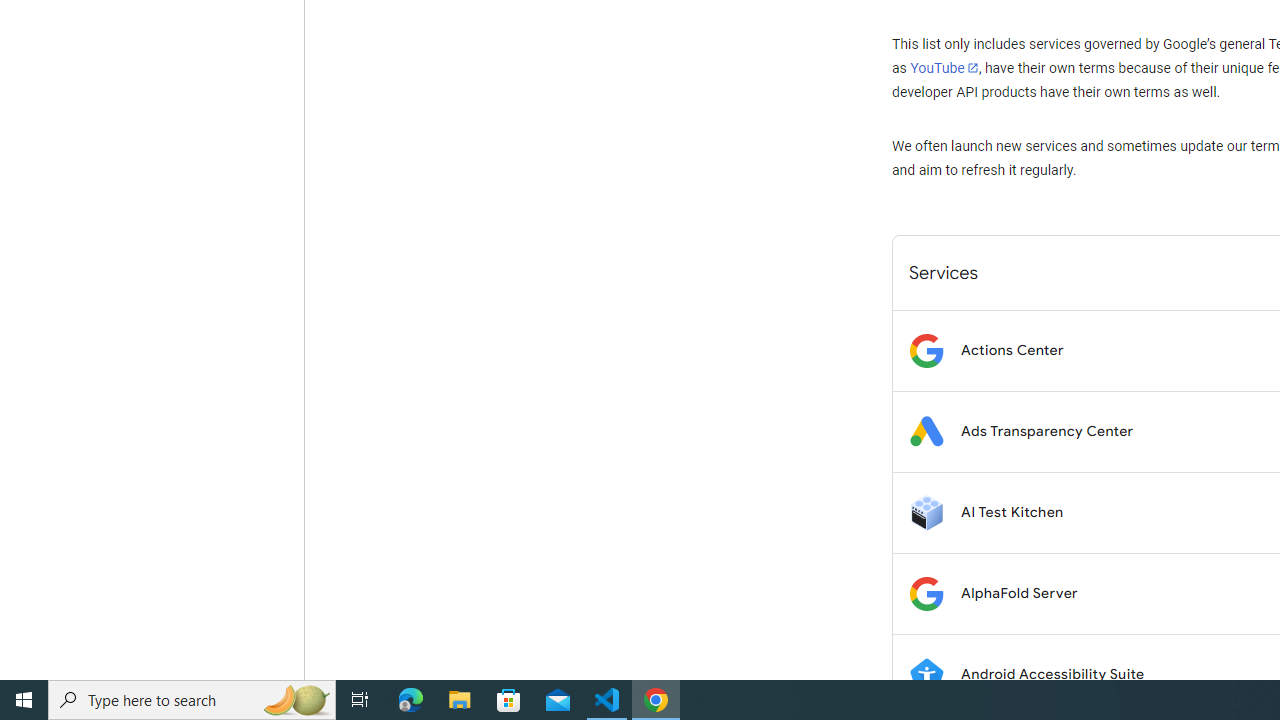  Describe the element at coordinates (925, 349) in the screenshot. I see `'Logo for Actions Center'` at that location.